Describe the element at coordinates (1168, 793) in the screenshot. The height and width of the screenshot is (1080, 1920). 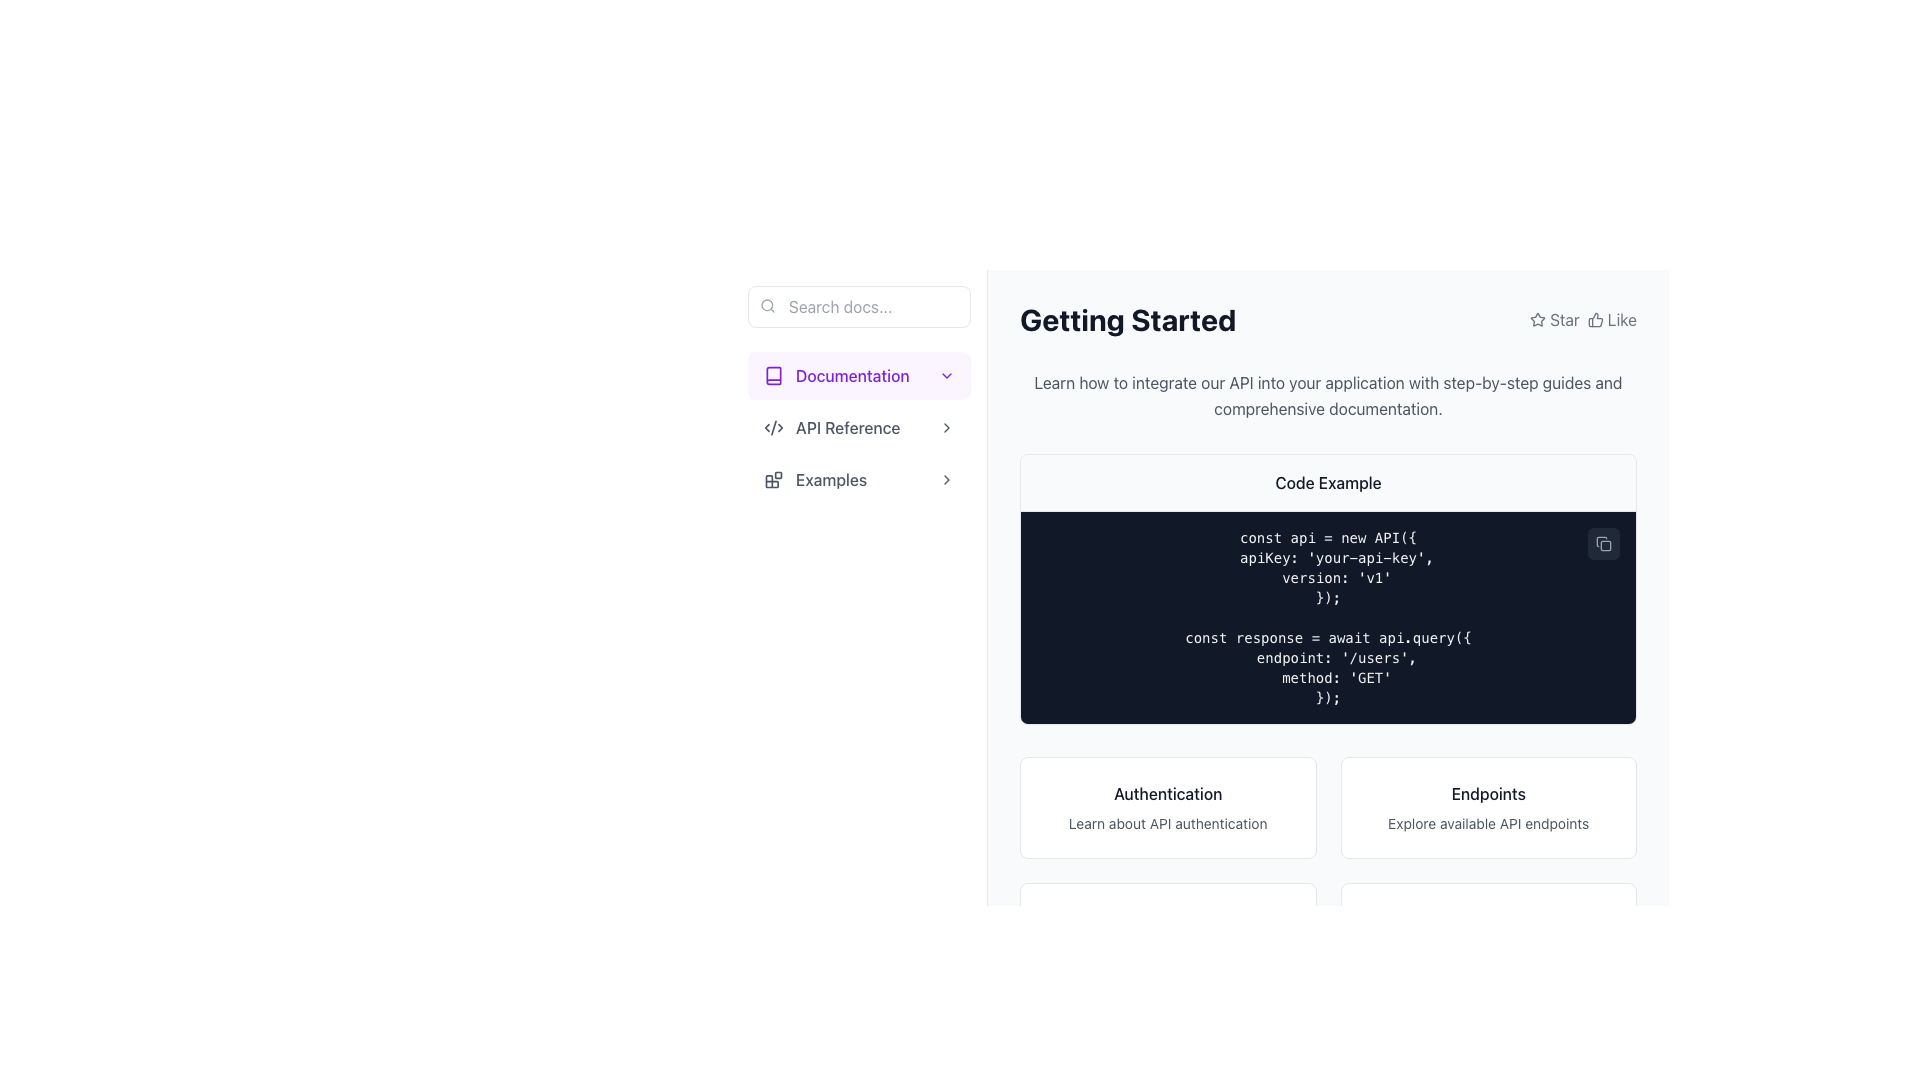
I see `the text label at the top center of the card that summarizes its purpose, located in the bottom row of a two-column layout` at that location.